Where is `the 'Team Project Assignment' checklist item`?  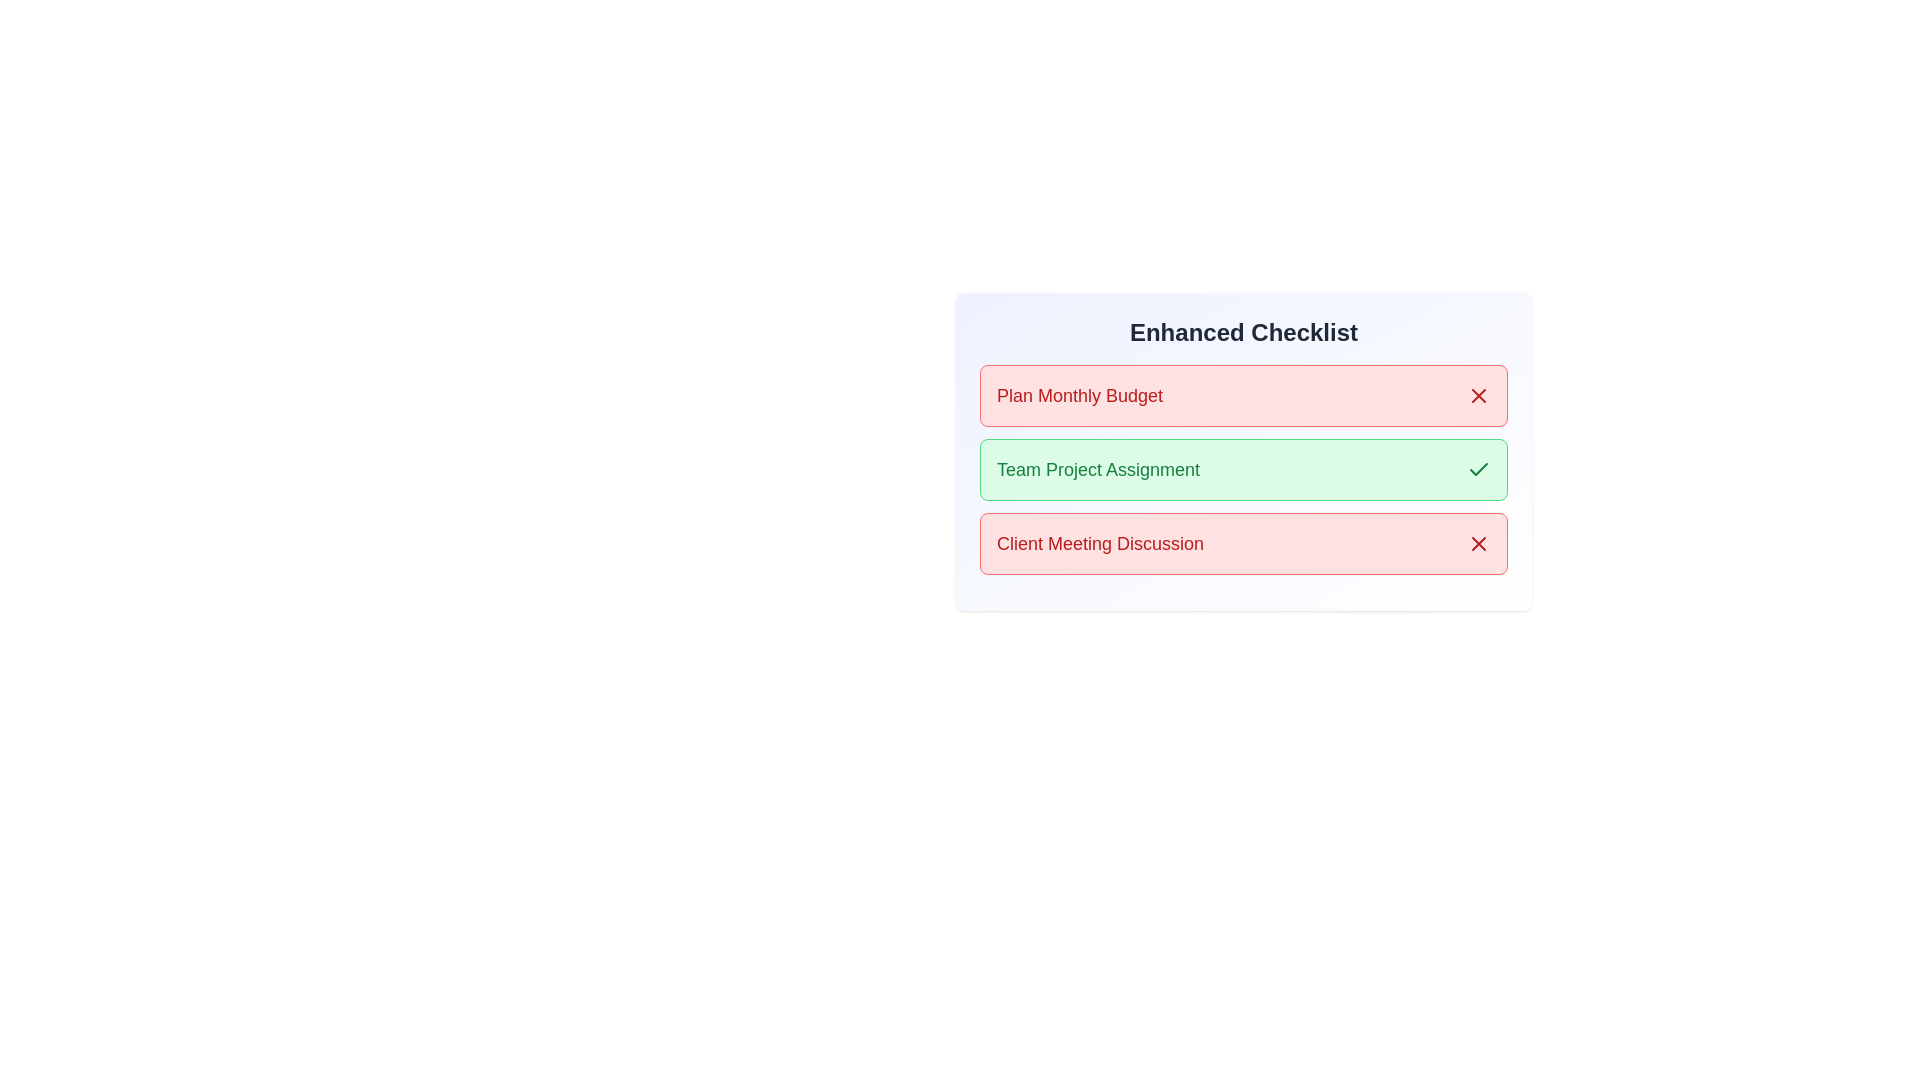 the 'Team Project Assignment' checklist item is located at coordinates (1242, 451).